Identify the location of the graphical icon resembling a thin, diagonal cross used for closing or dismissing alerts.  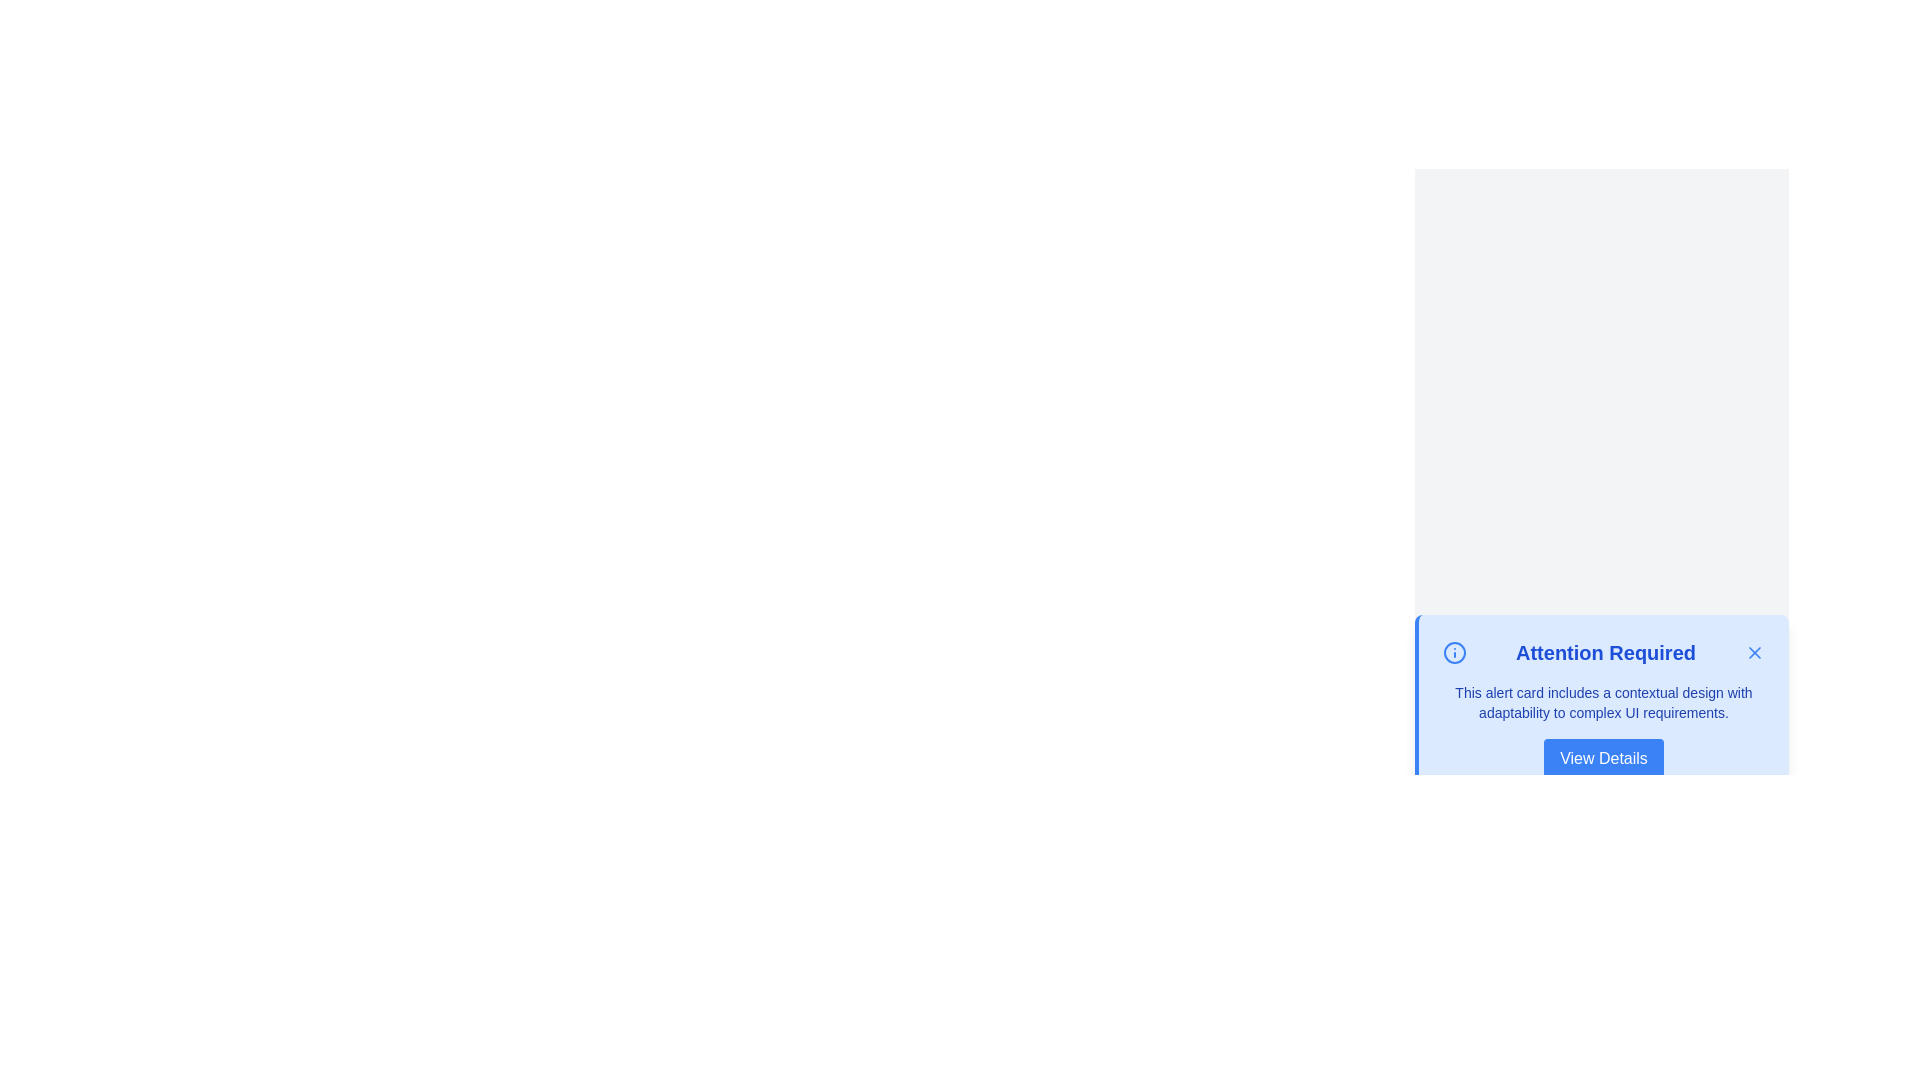
(1754, 652).